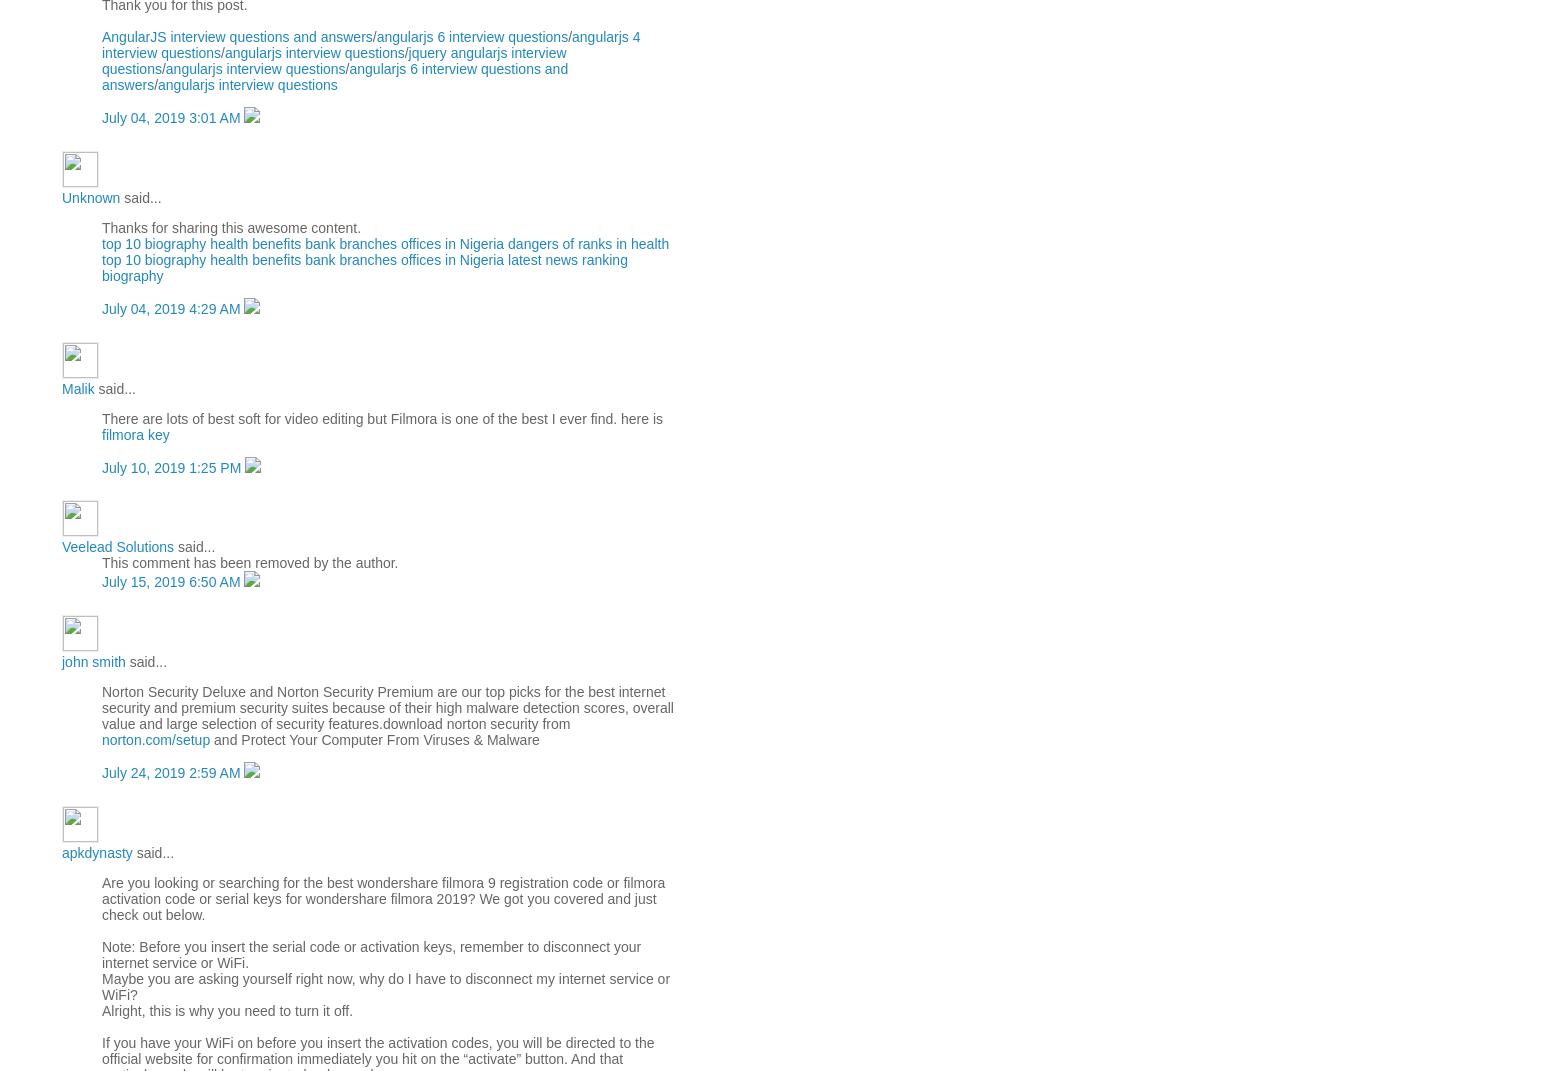  Describe the element at coordinates (381, 418) in the screenshot. I see `'There are lots of best soft for video editing but Filmora is one of the best I ever find. here is'` at that location.